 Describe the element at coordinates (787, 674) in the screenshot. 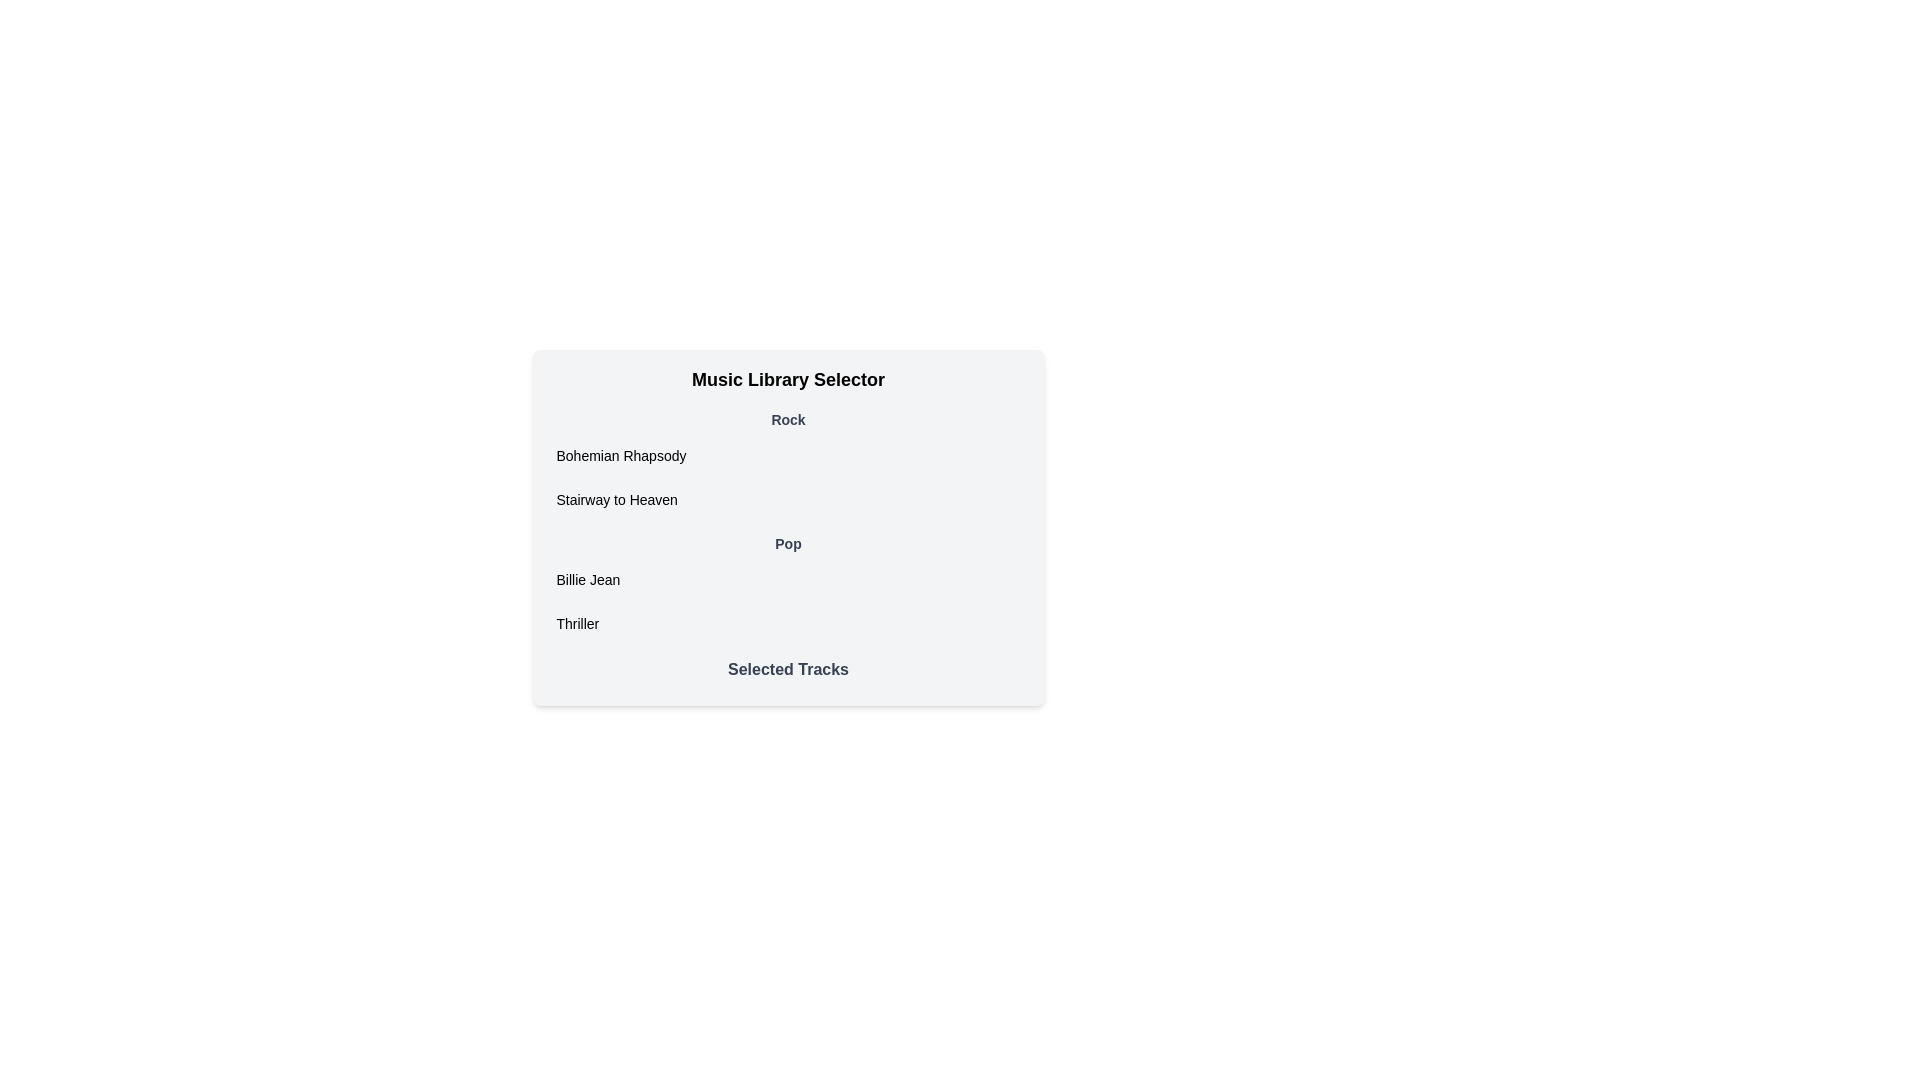

I see `the 'Selected Tracks' label, which is styled in bold dark gray text and located at the bottom of the music track selector card` at that location.